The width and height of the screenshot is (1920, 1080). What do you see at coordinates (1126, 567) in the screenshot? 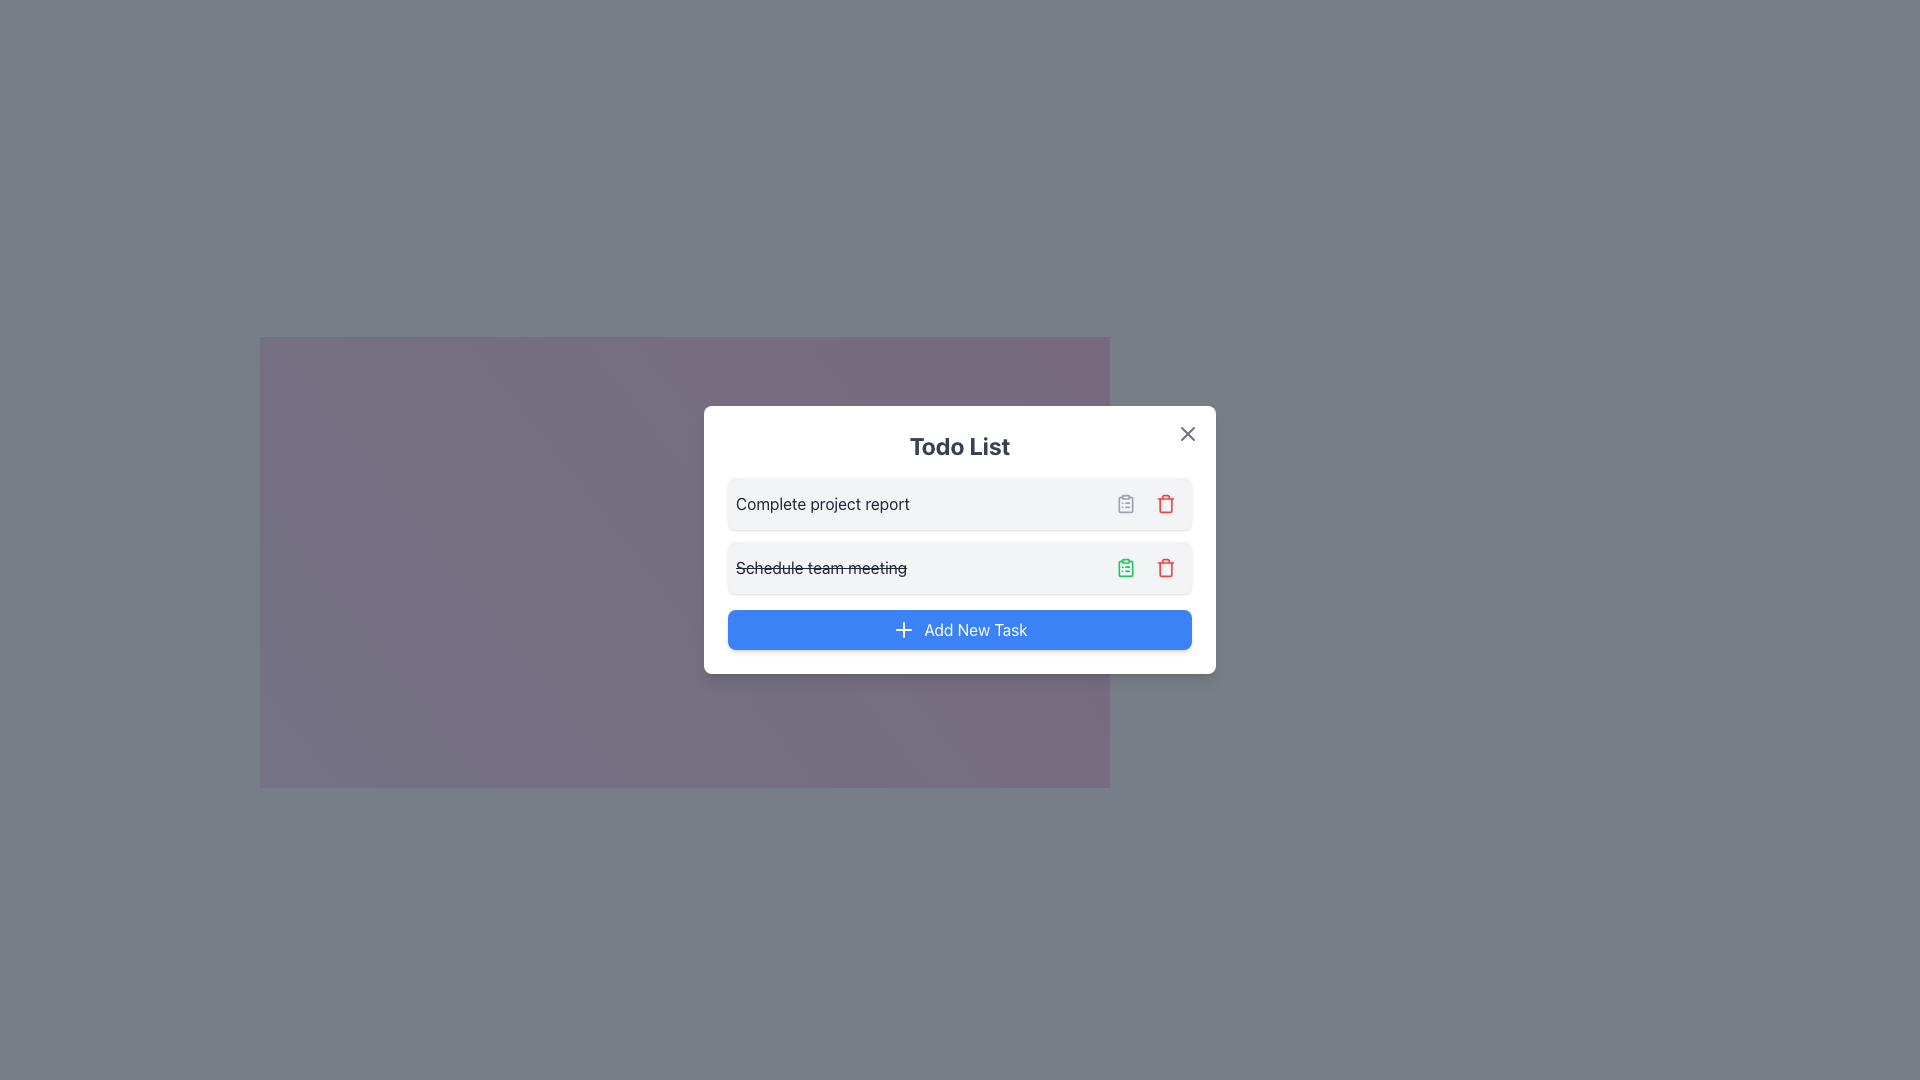
I see `the circular button with a green border and clipboard icon located to the immediate right of the text 'Schedule team meeting' in the task list` at bounding box center [1126, 567].